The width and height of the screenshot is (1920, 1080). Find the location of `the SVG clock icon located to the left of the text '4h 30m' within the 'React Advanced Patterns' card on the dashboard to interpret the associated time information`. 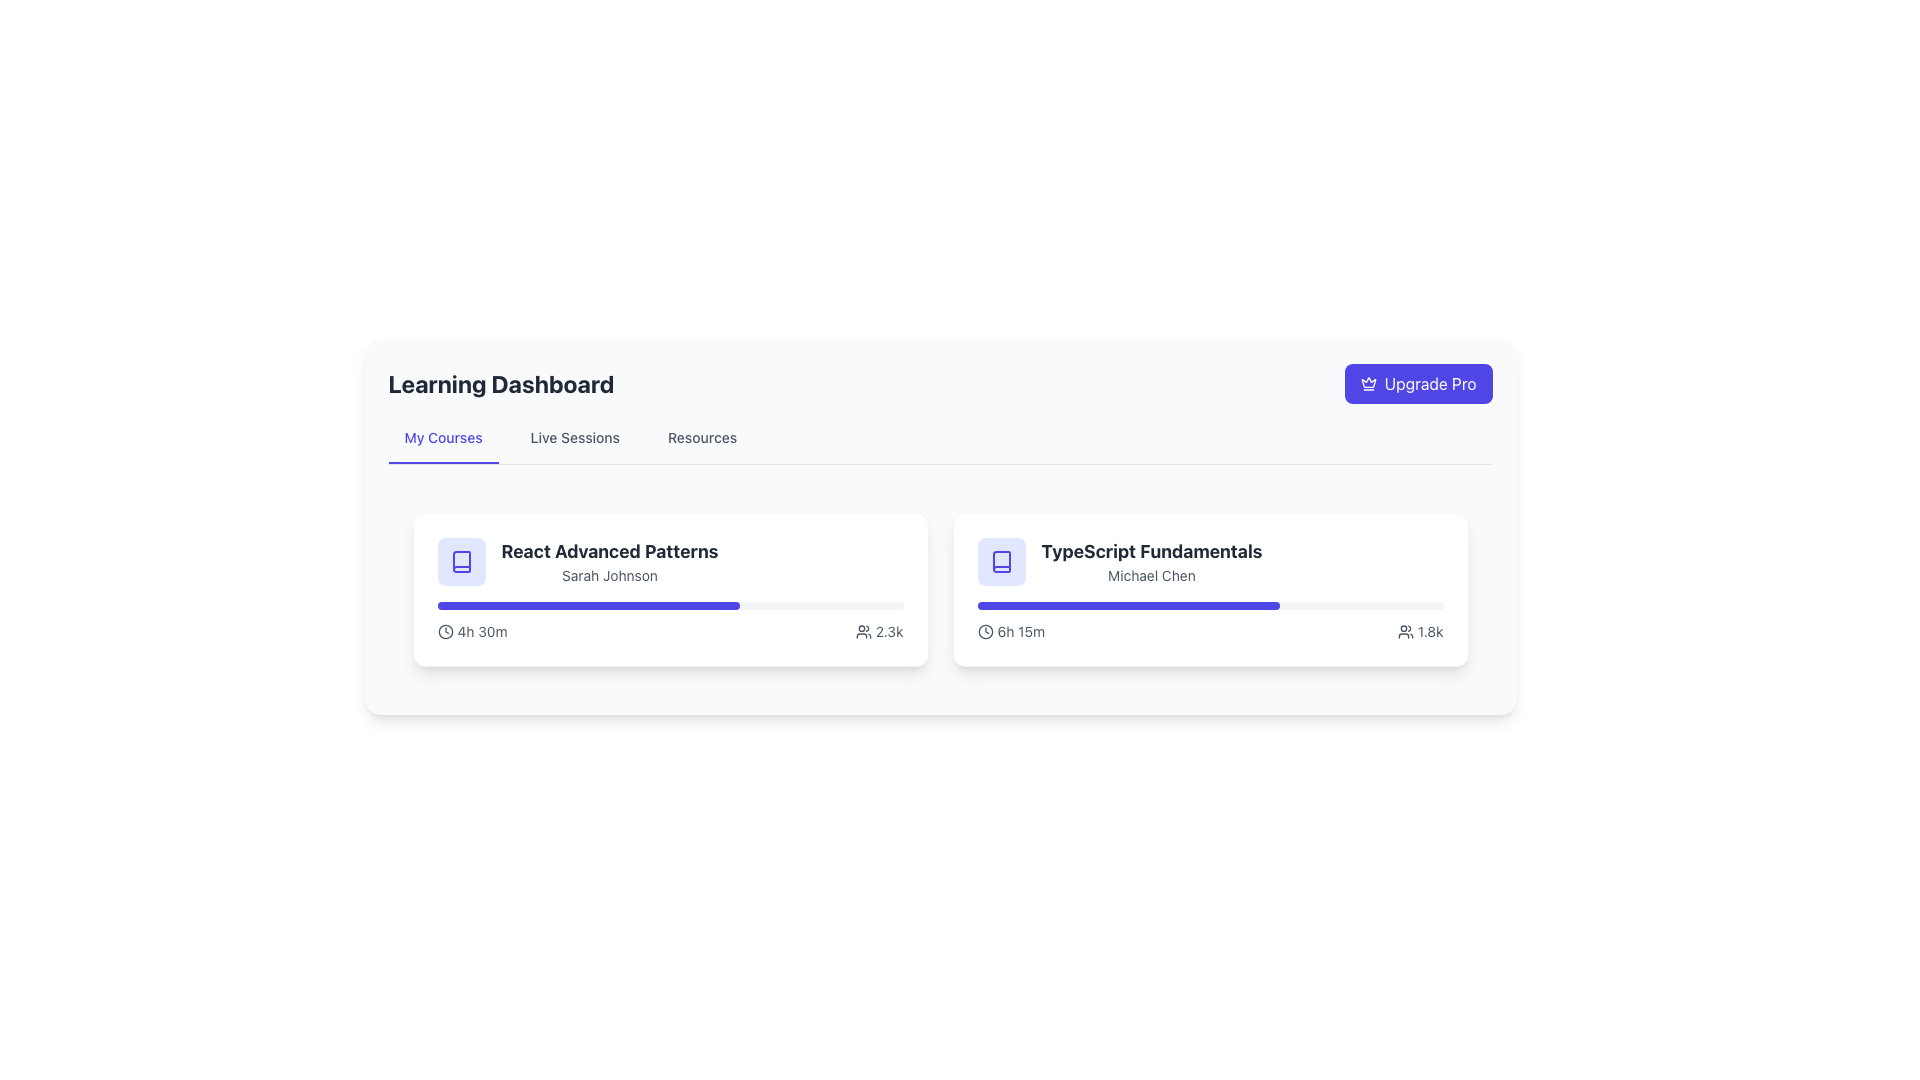

the SVG clock icon located to the left of the text '4h 30m' within the 'React Advanced Patterns' card on the dashboard to interpret the associated time information is located at coordinates (444, 632).